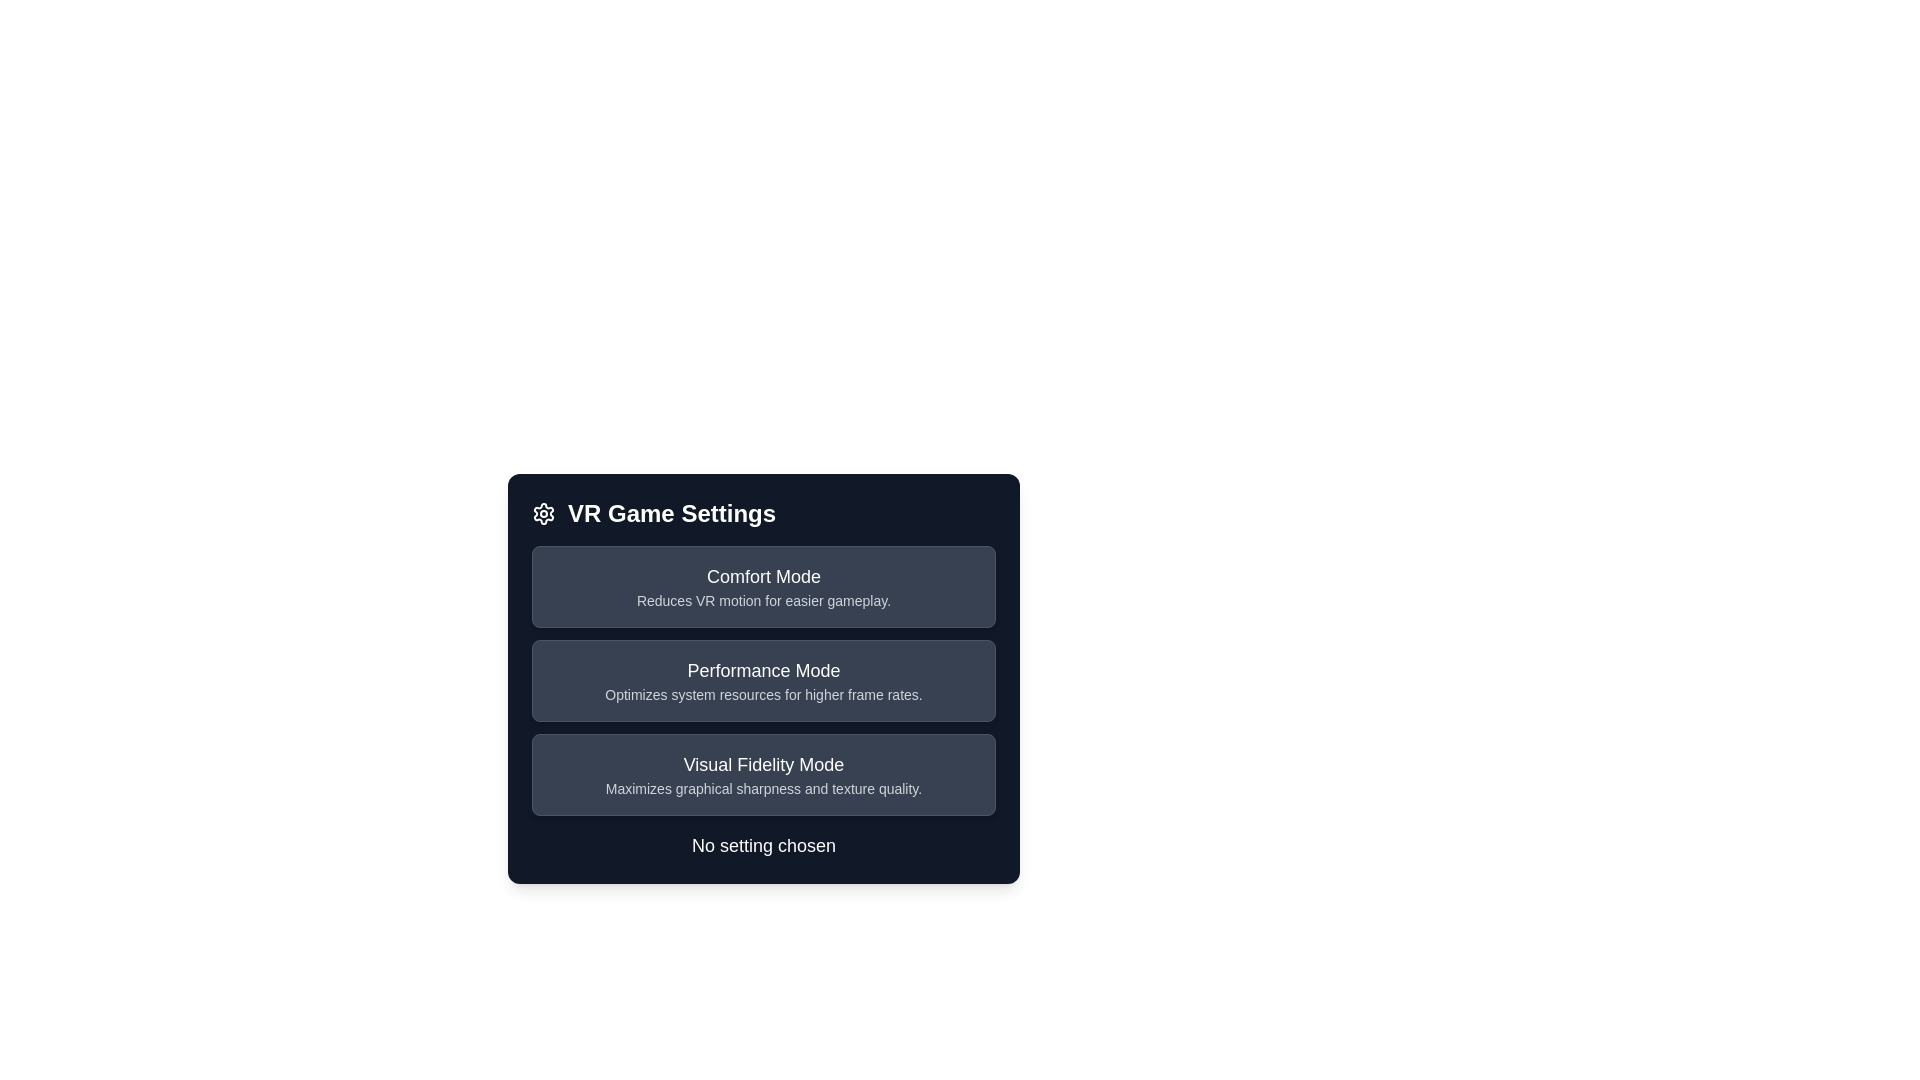 Image resolution: width=1920 pixels, height=1080 pixels. What do you see at coordinates (762, 671) in the screenshot?
I see `the Text Label for performance optimization, which is located within the second option box of the 'VR Game Settings' menu, between 'Comfort Mode' and 'Visual Fidelity Mode'` at bounding box center [762, 671].